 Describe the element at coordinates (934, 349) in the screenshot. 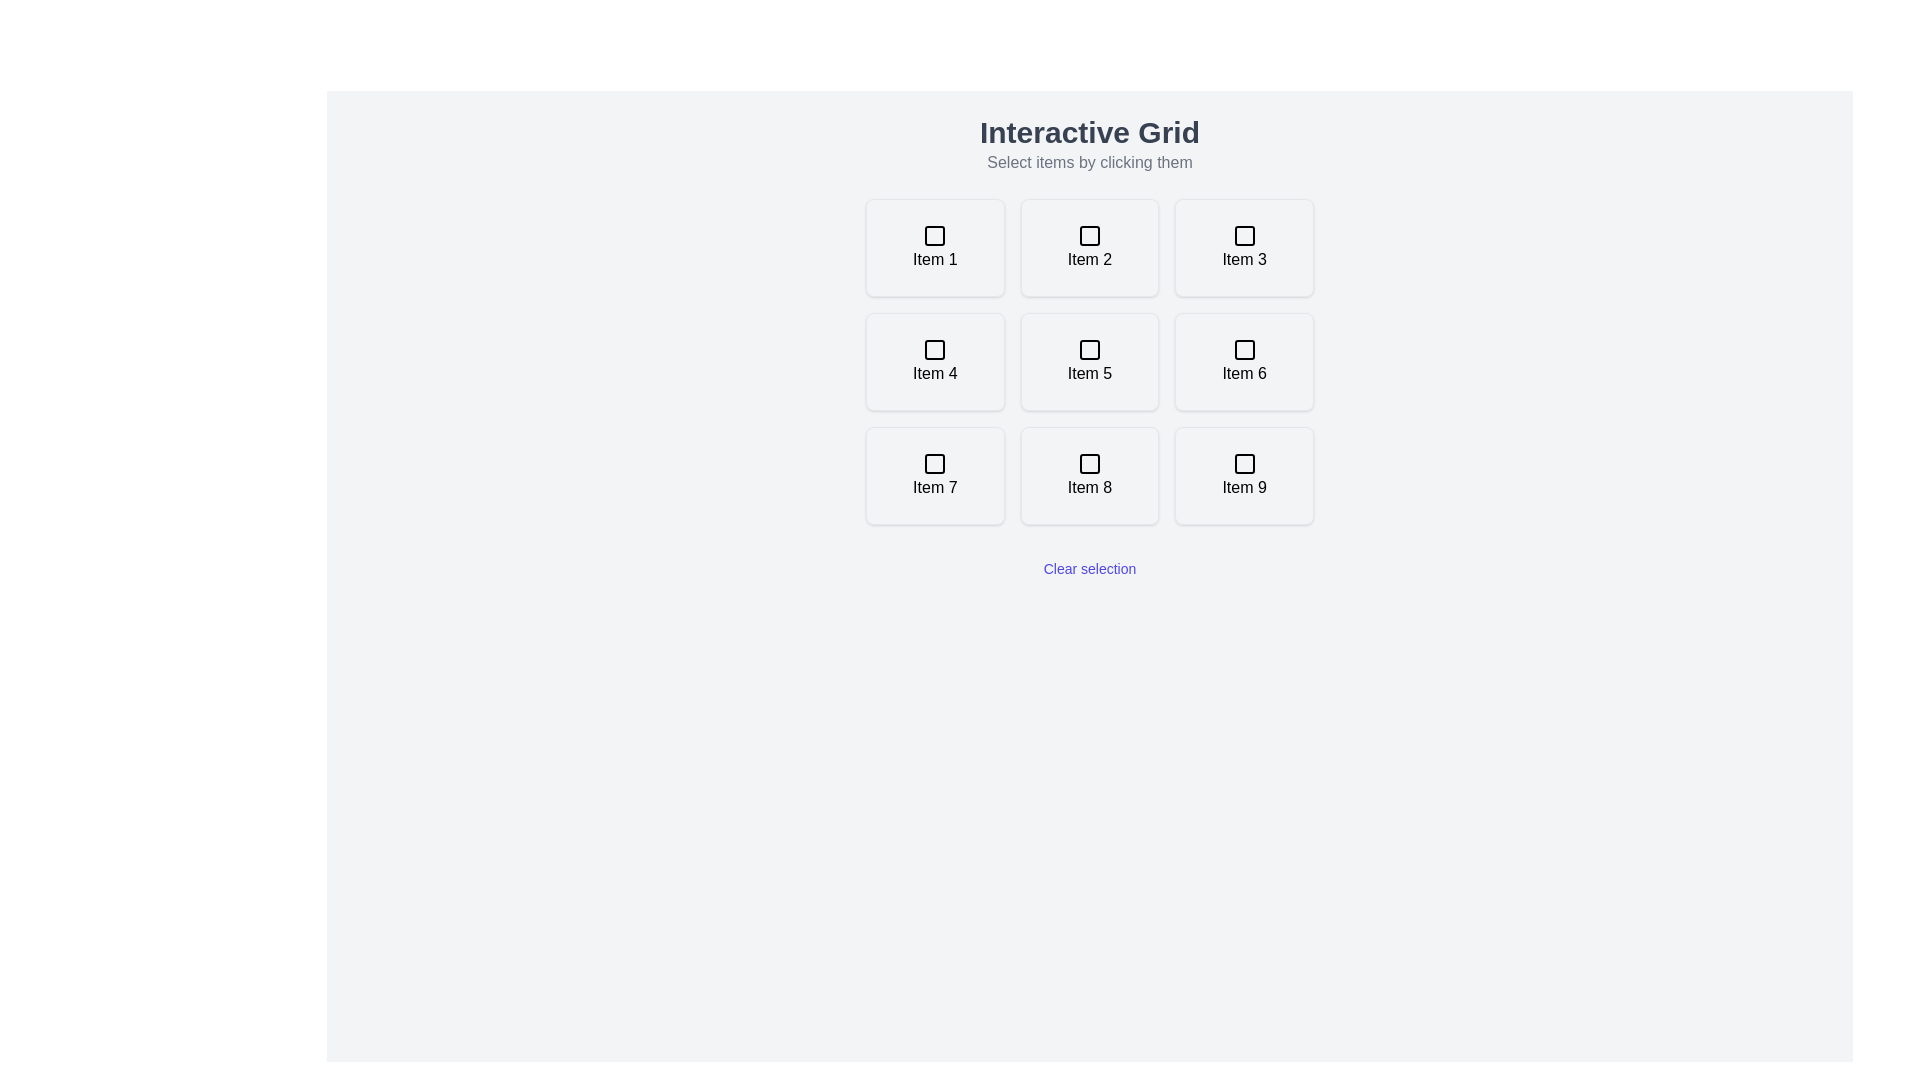

I see `the small black rounded square icon within the clickable area of 'Item 4' in the second row, first column of the grid` at that location.